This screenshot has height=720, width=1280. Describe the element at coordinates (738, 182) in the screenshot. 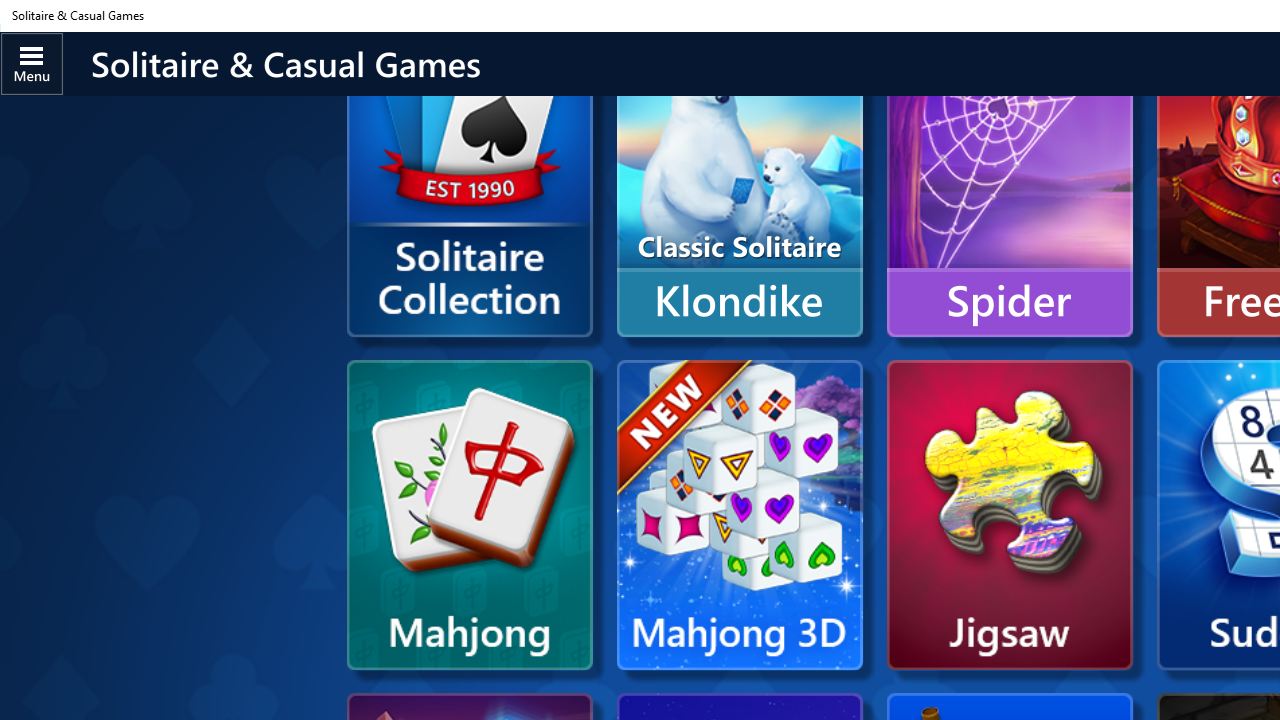

I see `'Classic Solitaire, Klondike'` at that location.